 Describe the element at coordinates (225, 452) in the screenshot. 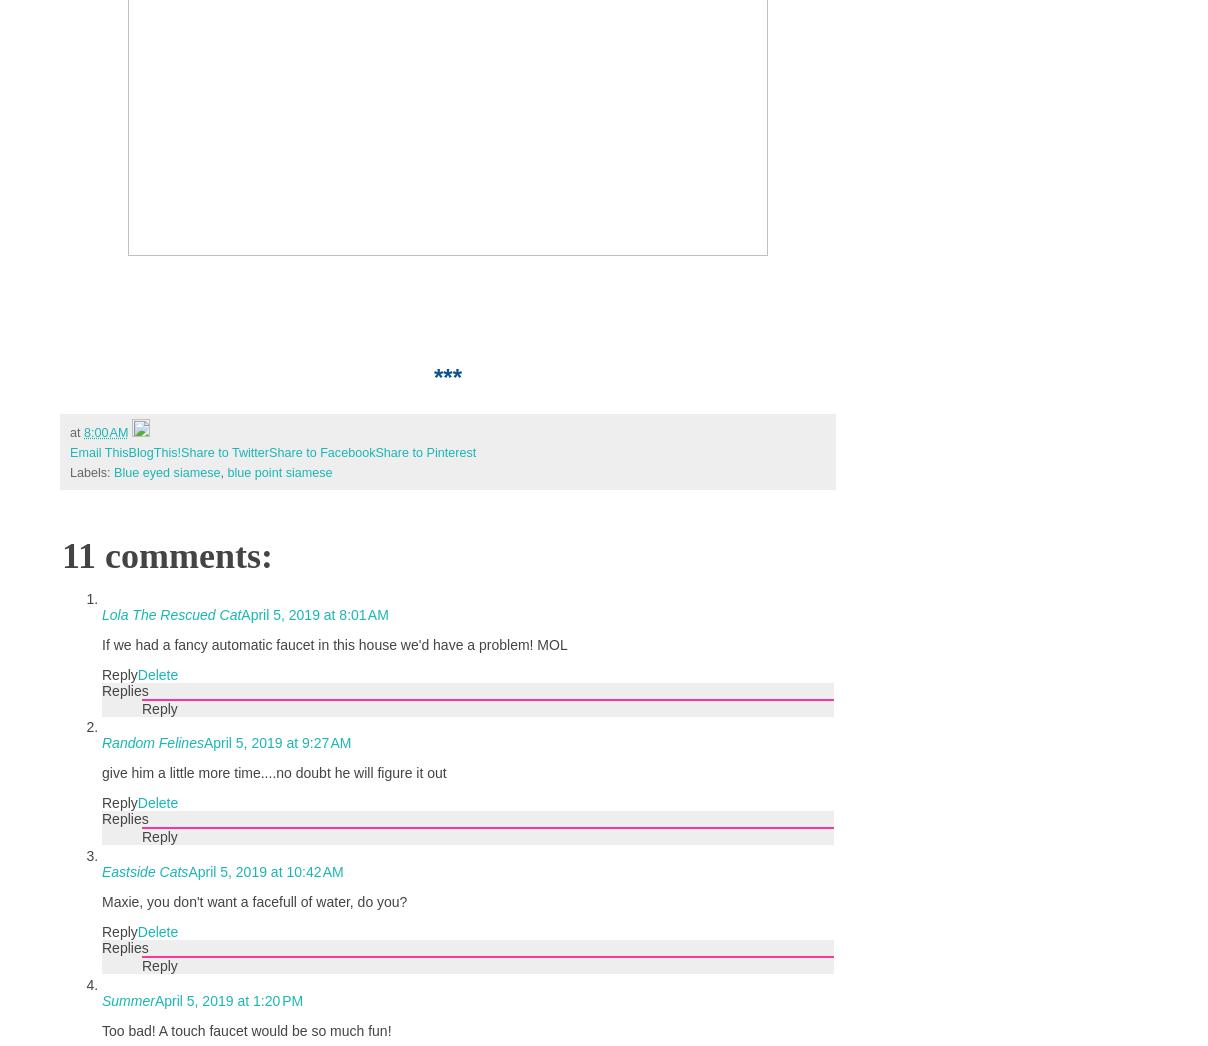

I see `'Share to Twitter'` at that location.